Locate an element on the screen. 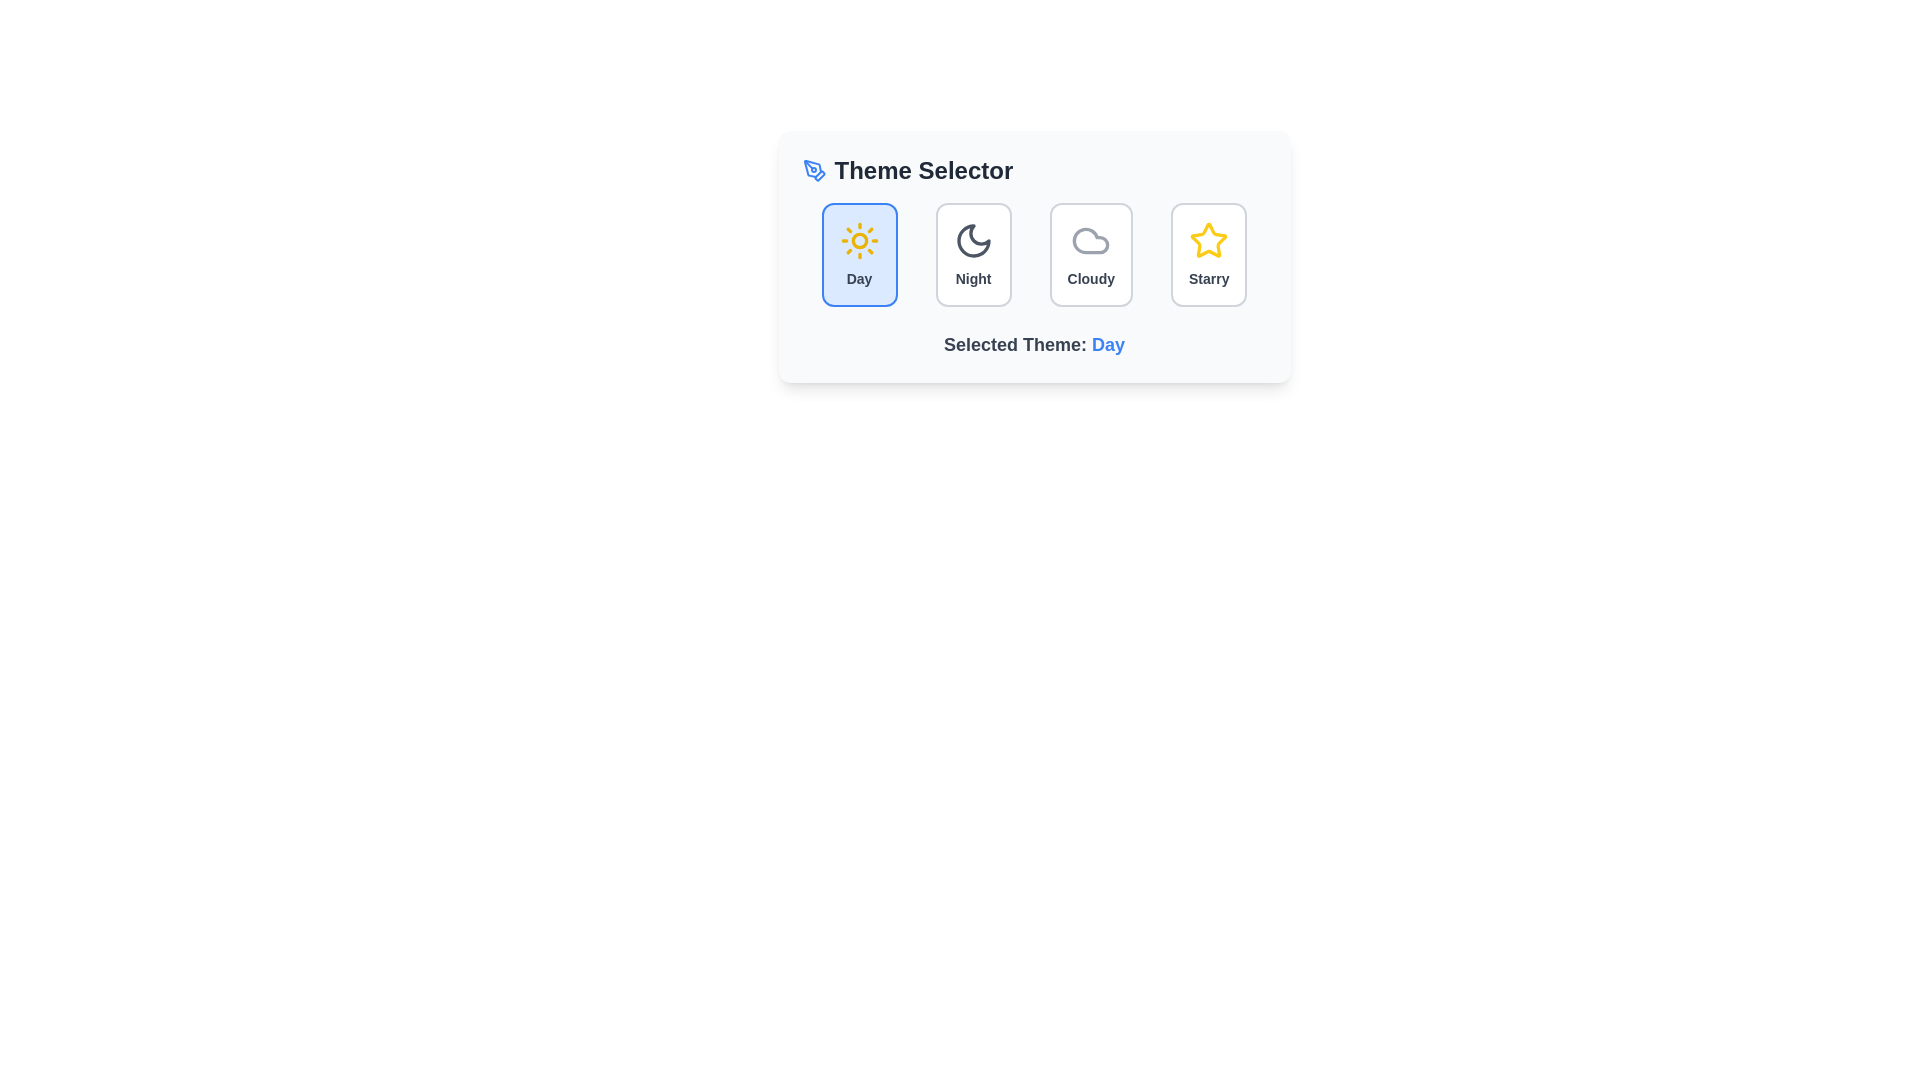 Image resolution: width=1920 pixels, height=1080 pixels. the static text label identifying the 'Cloudy' theme option located in the third option group of the theme selection interface, positioned beneath the cloud-shaped icon is located at coordinates (1090, 278).